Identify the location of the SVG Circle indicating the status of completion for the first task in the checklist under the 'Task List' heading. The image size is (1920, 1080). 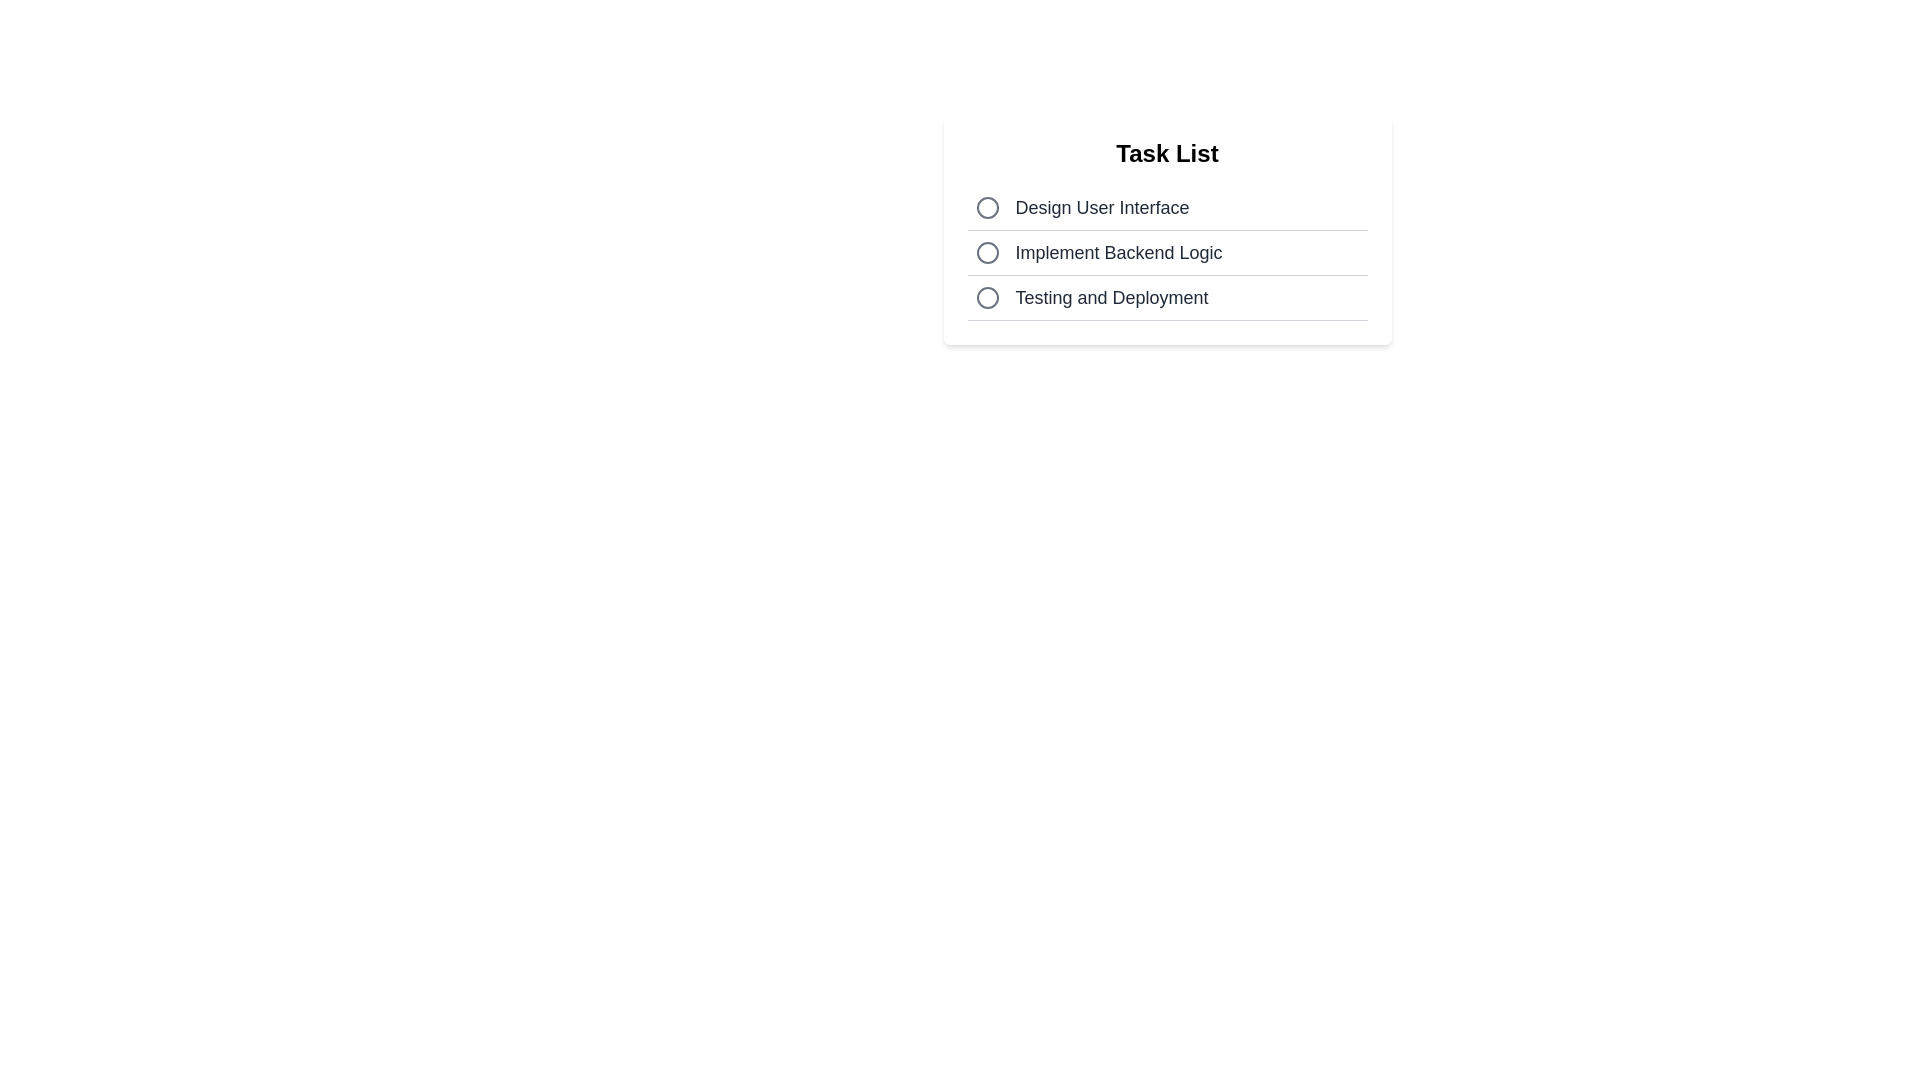
(987, 208).